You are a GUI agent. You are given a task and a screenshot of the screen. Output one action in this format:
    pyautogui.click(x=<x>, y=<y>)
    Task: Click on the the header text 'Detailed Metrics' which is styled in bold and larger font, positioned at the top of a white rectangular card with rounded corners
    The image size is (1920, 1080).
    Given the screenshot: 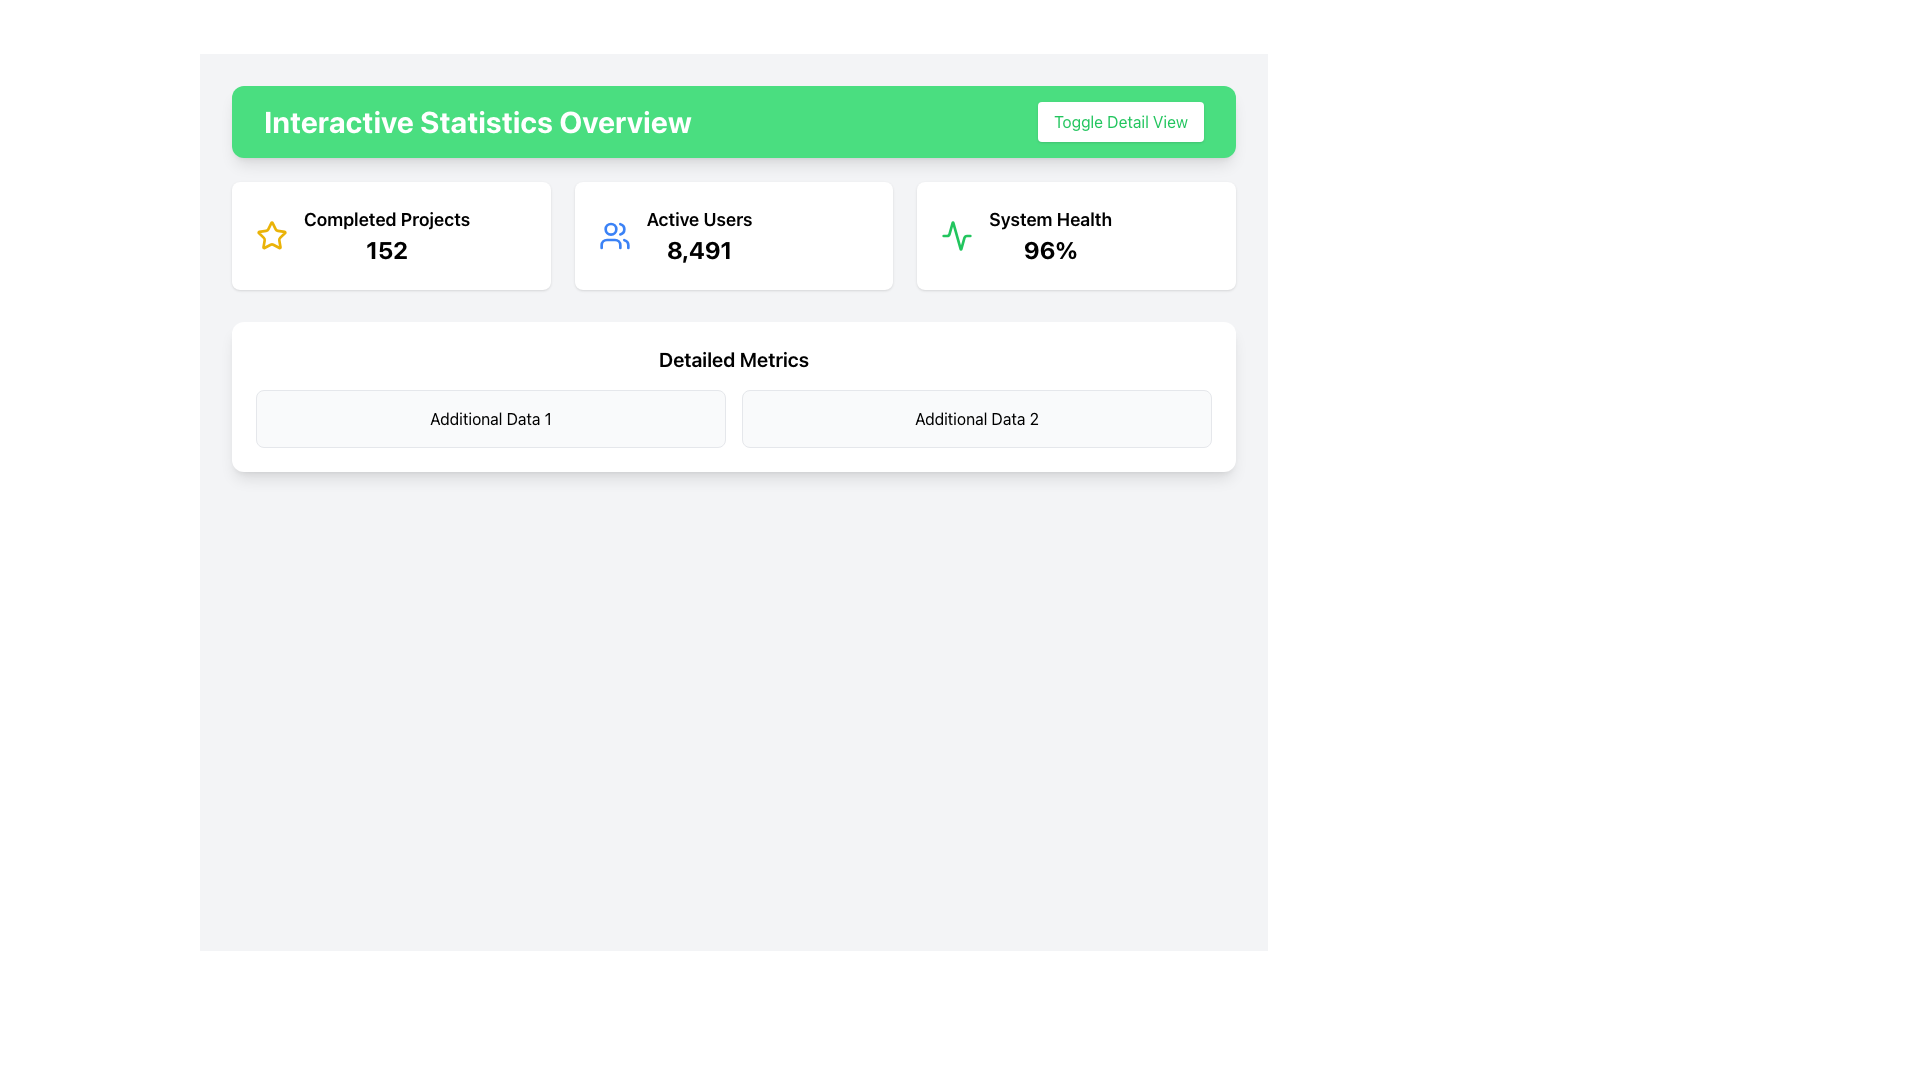 What is the action you would take?
    pyautogui.click(x=733, y=358)
    